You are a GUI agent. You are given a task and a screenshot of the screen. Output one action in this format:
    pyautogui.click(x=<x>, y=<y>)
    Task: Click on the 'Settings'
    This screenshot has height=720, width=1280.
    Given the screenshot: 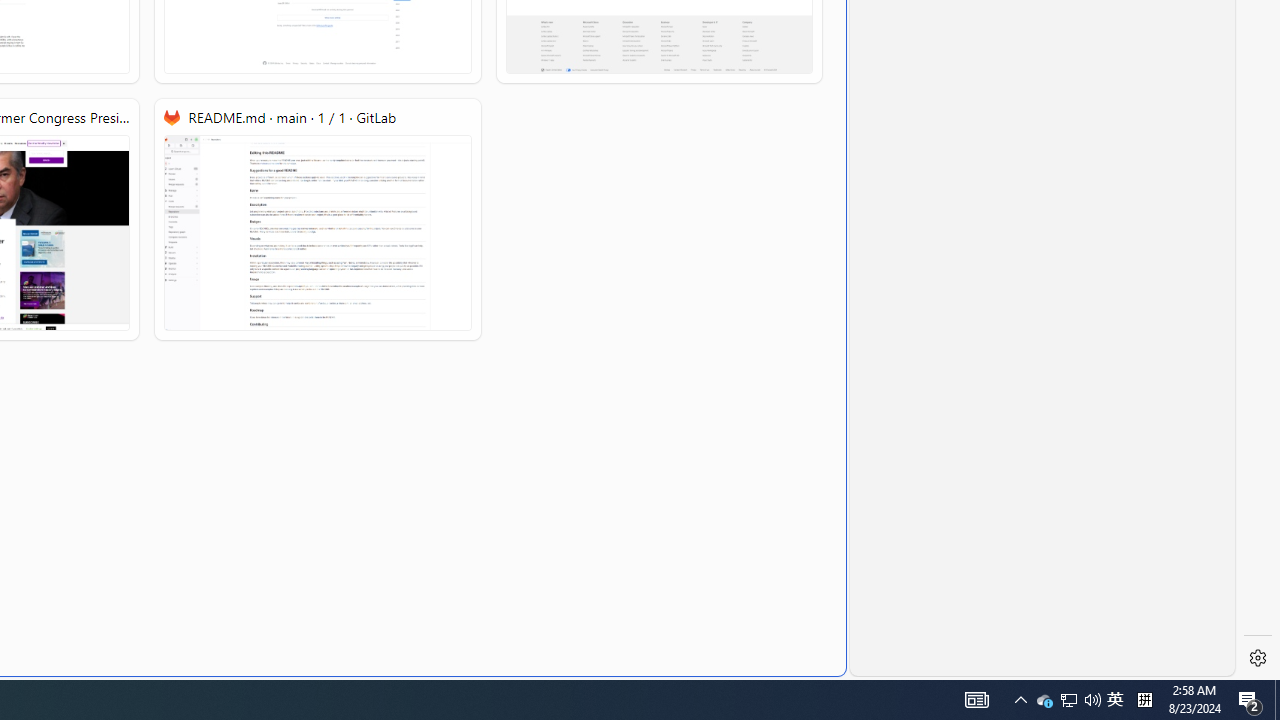 What is the action you would take?
    pyautogui.click(x=1257, y=658)
    